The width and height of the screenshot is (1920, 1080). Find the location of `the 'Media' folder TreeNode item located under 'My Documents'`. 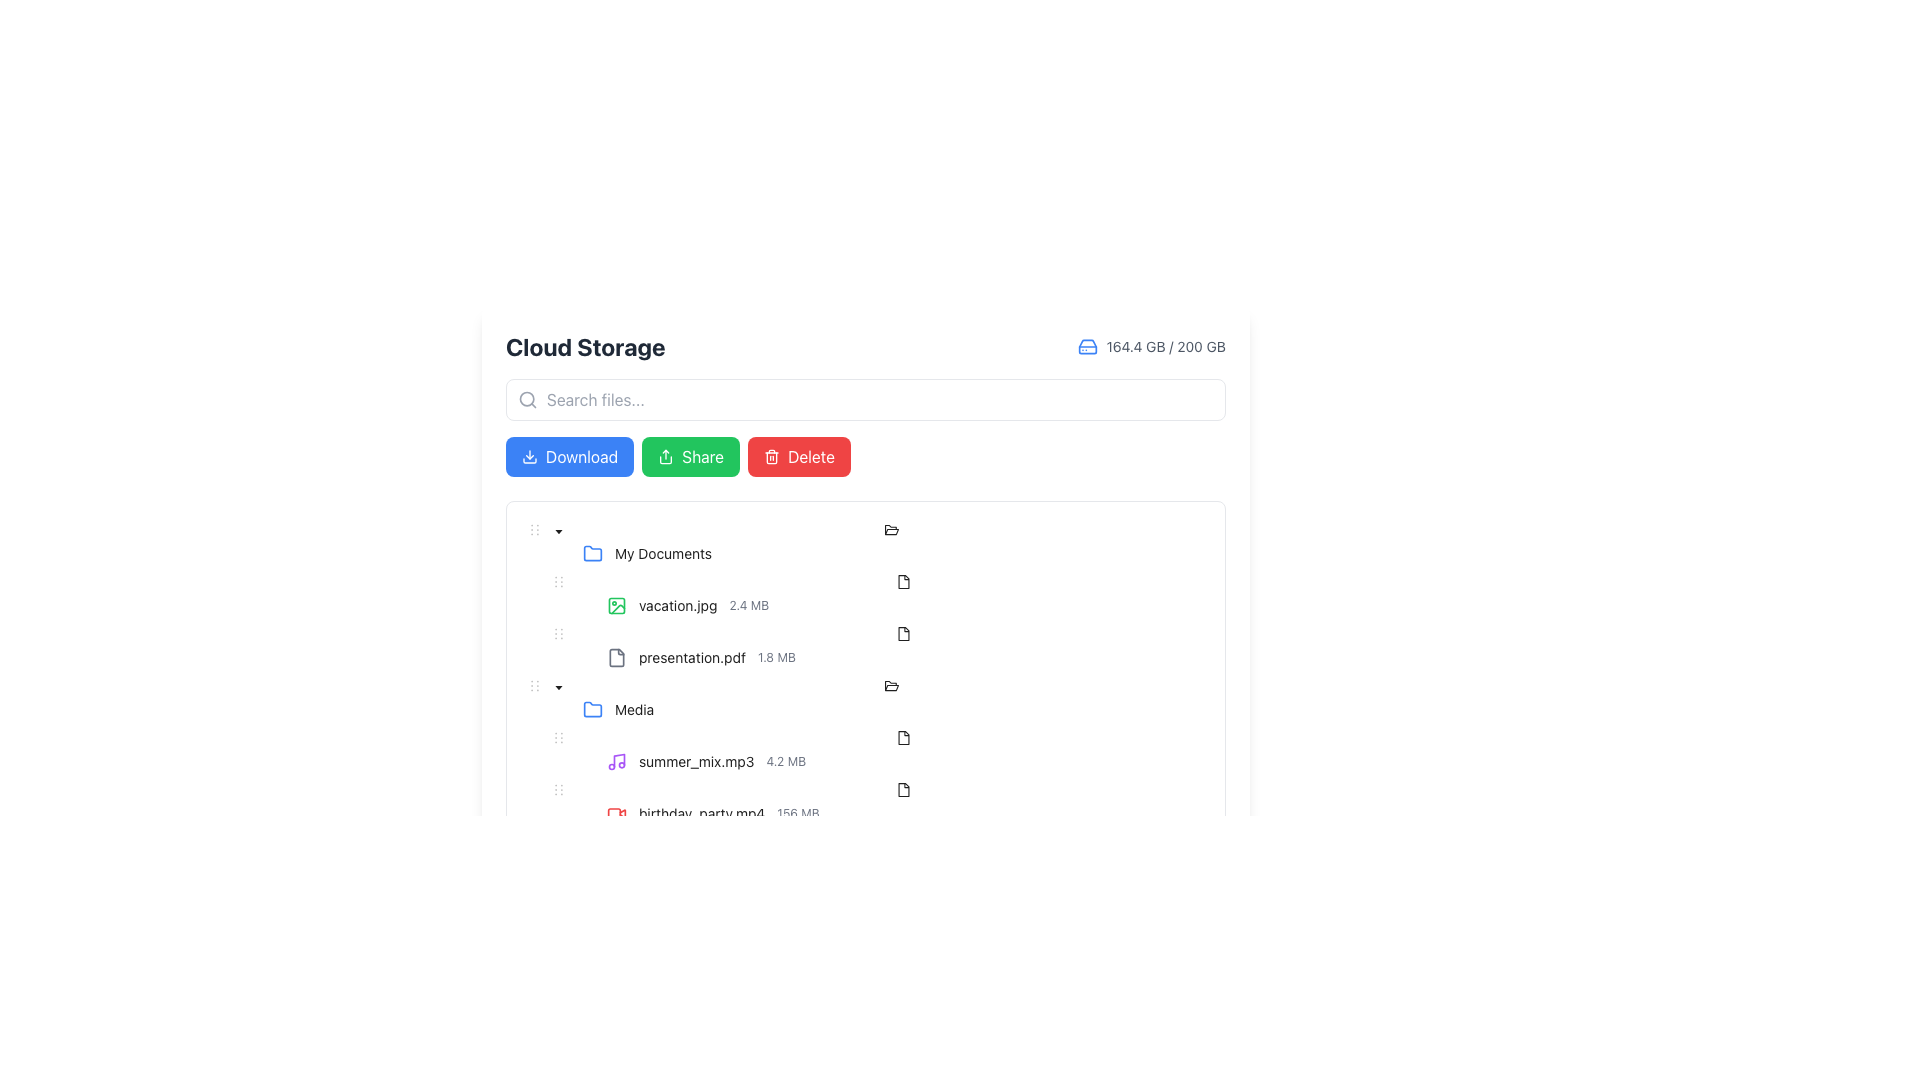

the 'Media' folder TreeNode item located under 'My Documents' is located at coordinates (865, 697).